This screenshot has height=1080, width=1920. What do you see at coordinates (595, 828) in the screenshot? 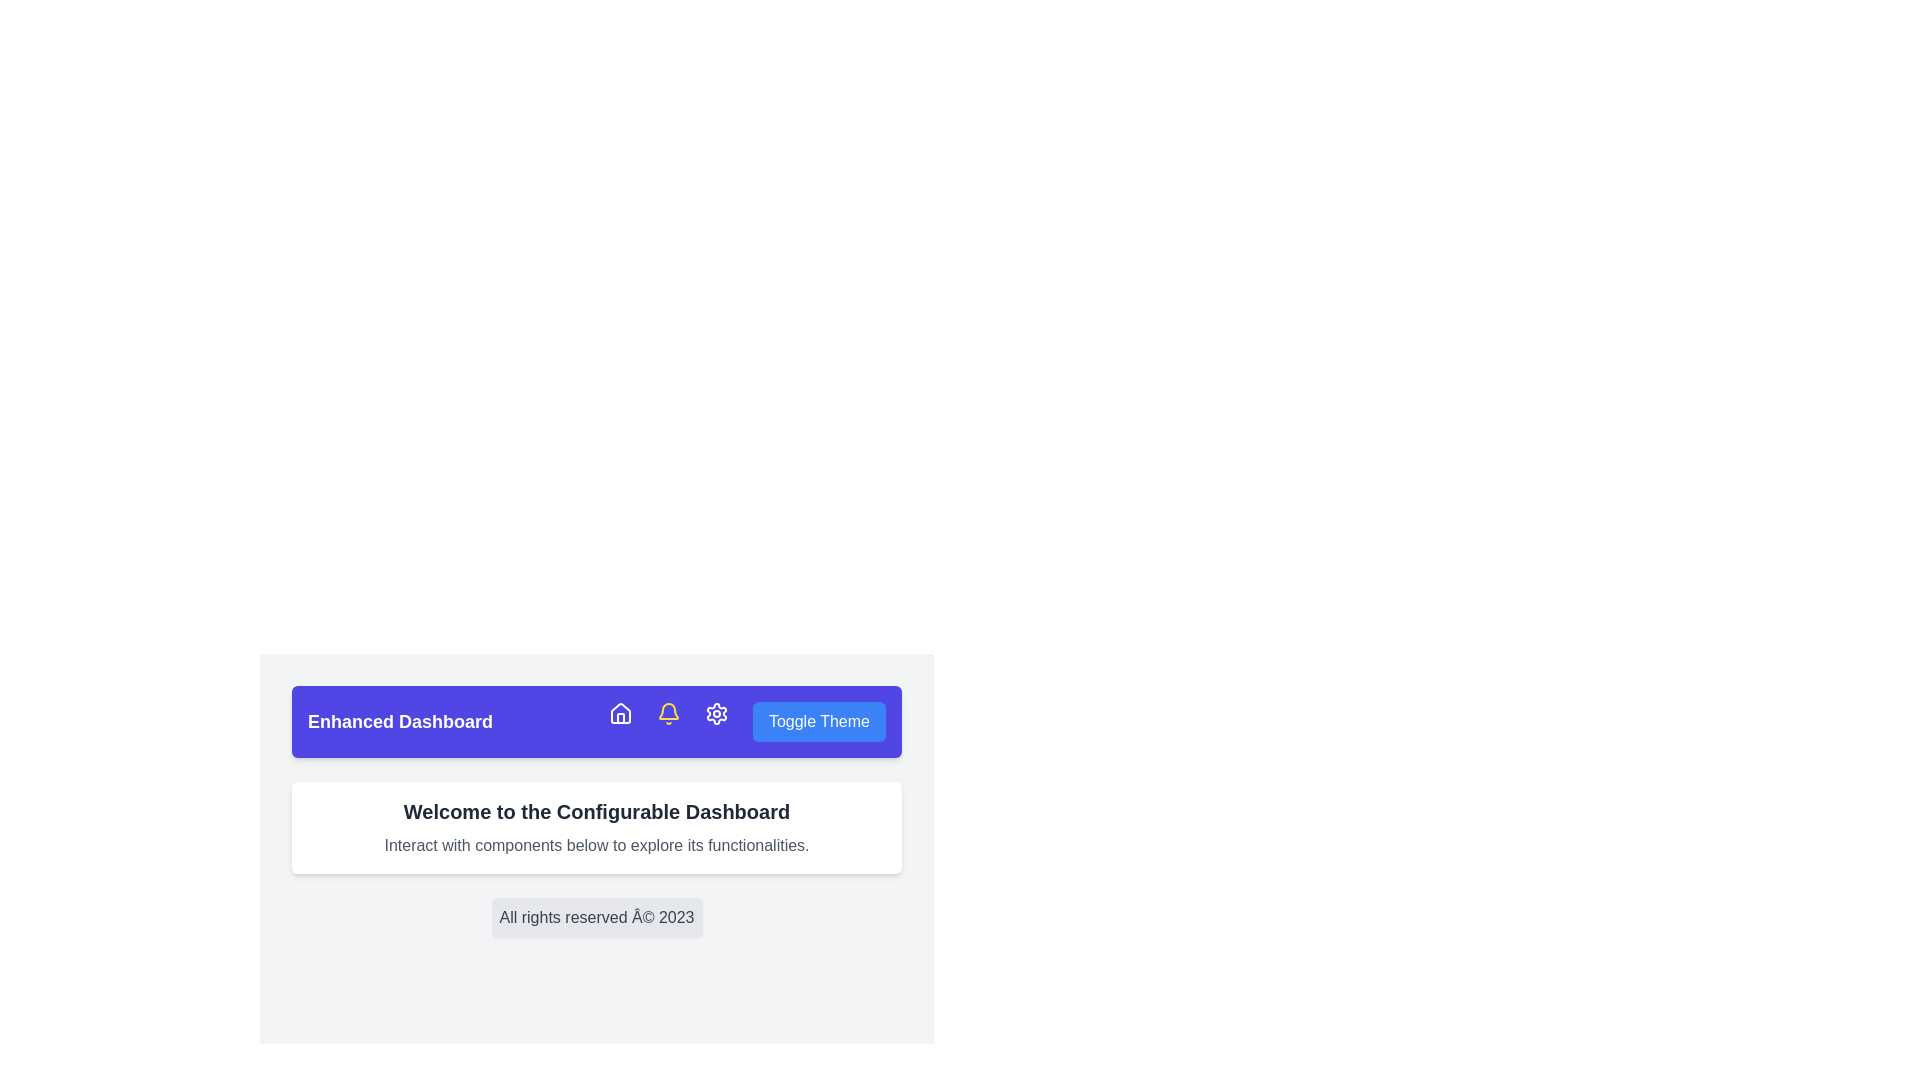
I see `the informational text block that contains the message 'Welcome to the Configurable Dashboard' and 'Interact with components below` at bounding box center [595, 828].